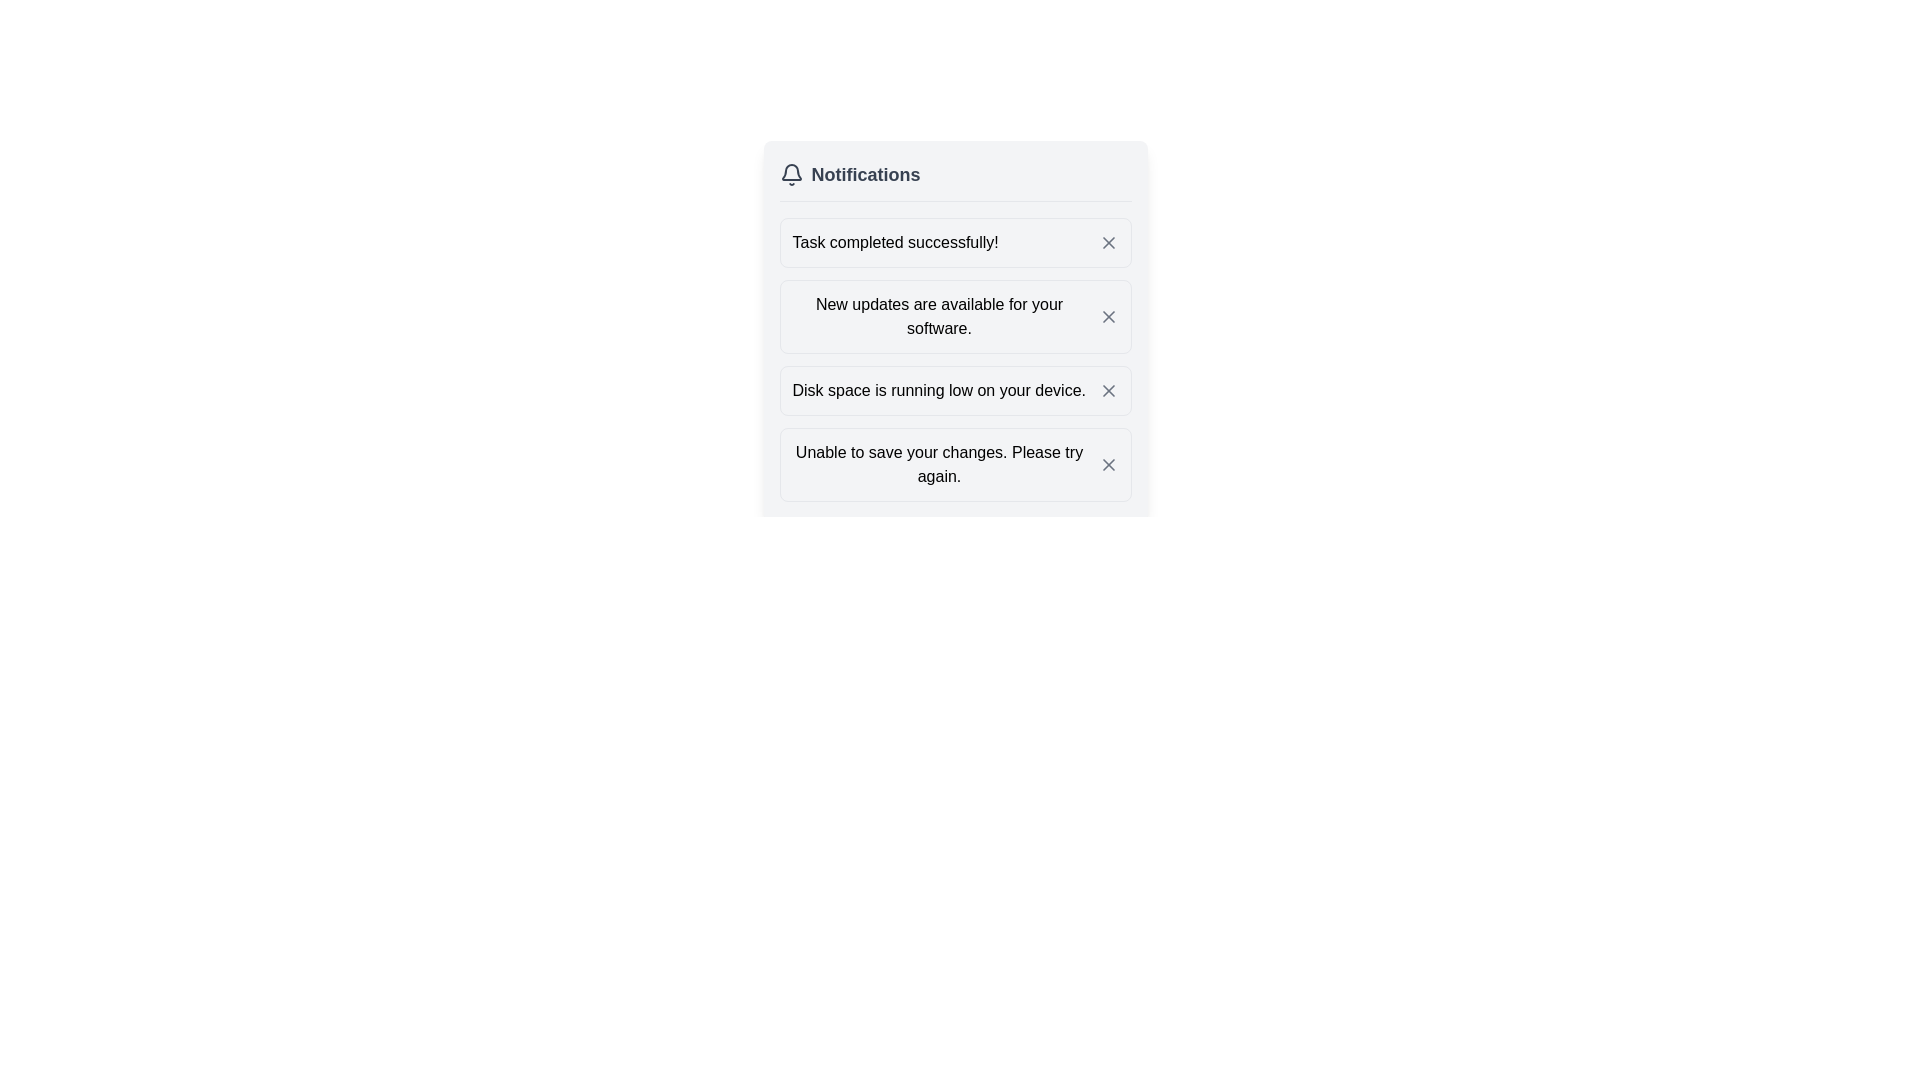  Describe the element at coordinates (954, 315) in the screenshot. I see `notification text from the notification box with a dismiss button, which is the second in a vertical list and contains information about new software updates` at that location.